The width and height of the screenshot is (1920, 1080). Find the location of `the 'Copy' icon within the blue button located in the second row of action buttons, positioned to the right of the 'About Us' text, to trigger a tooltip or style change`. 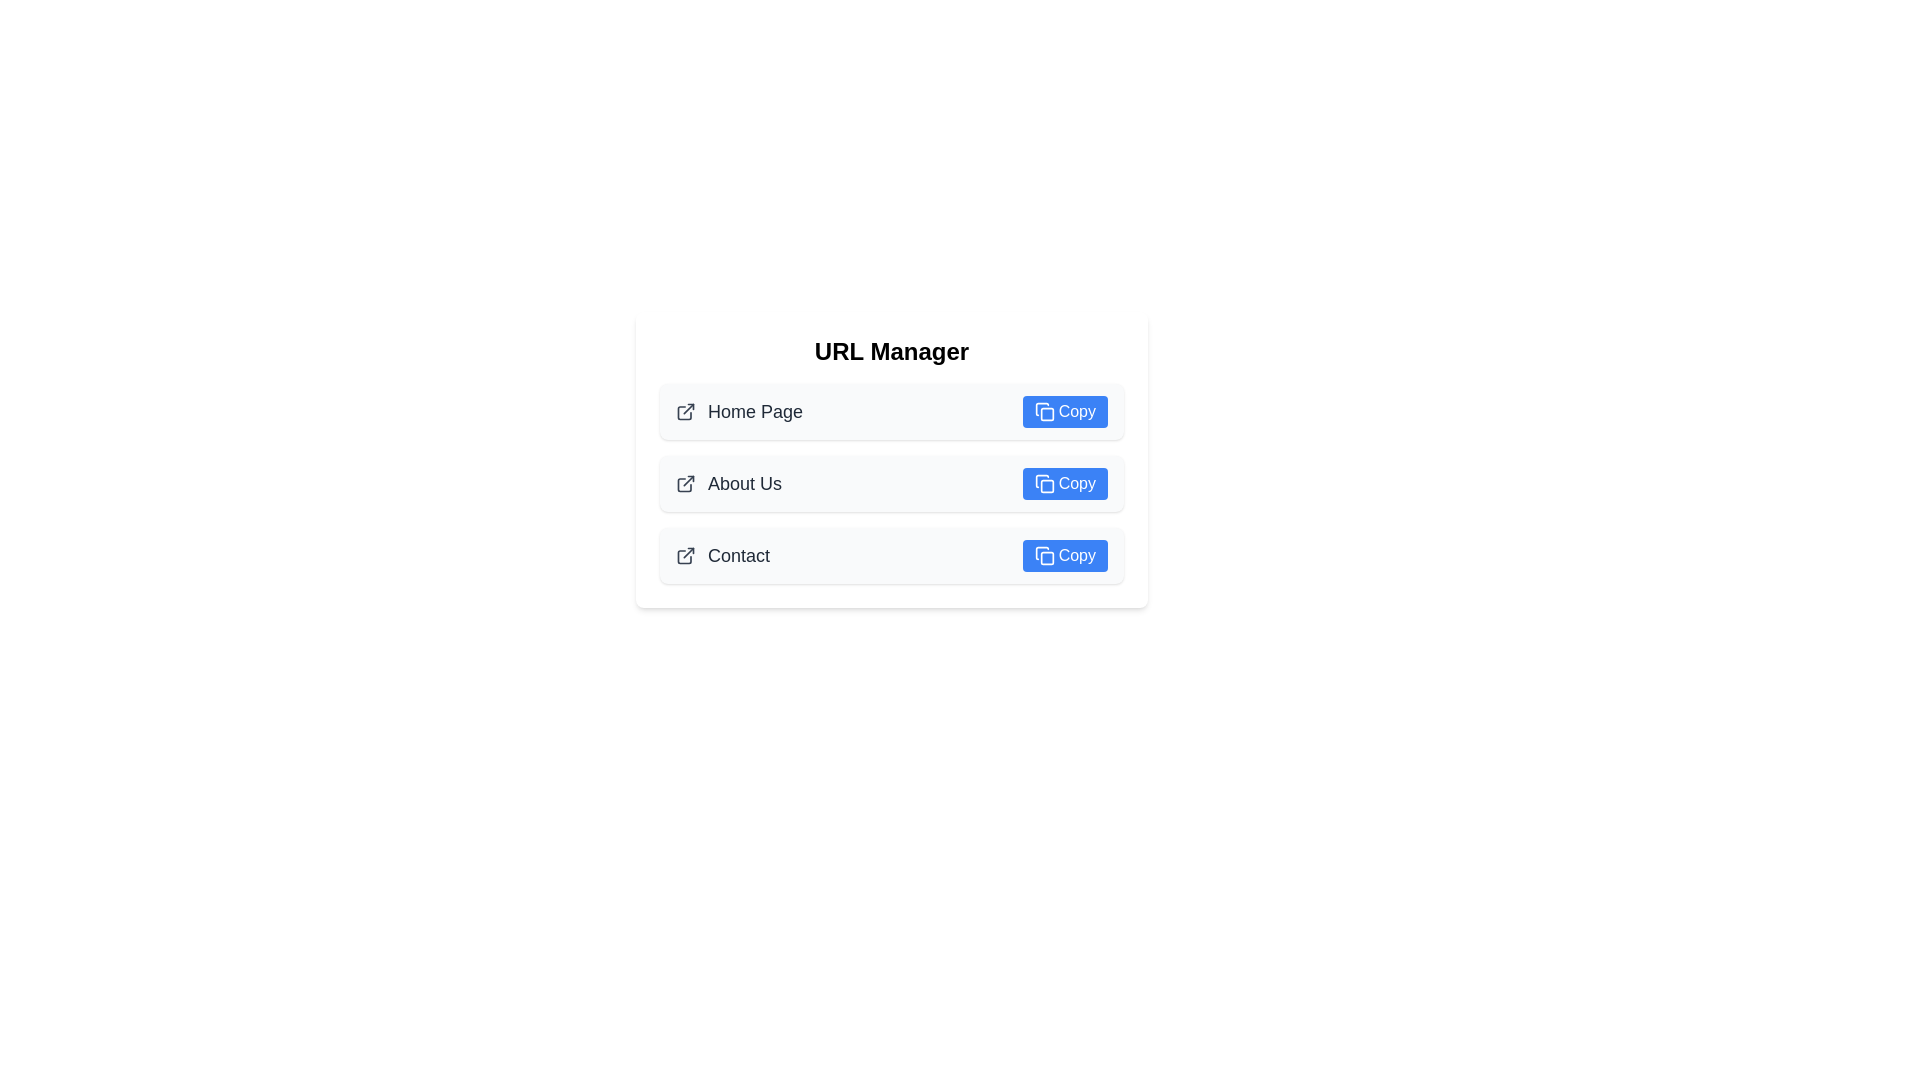

the 'Copy' icon within the blue button located in the second row of action buttons, positioned to the right of the 'About Us' text, to trigger a tooltip or style change is located at coordinates (1043, 483).